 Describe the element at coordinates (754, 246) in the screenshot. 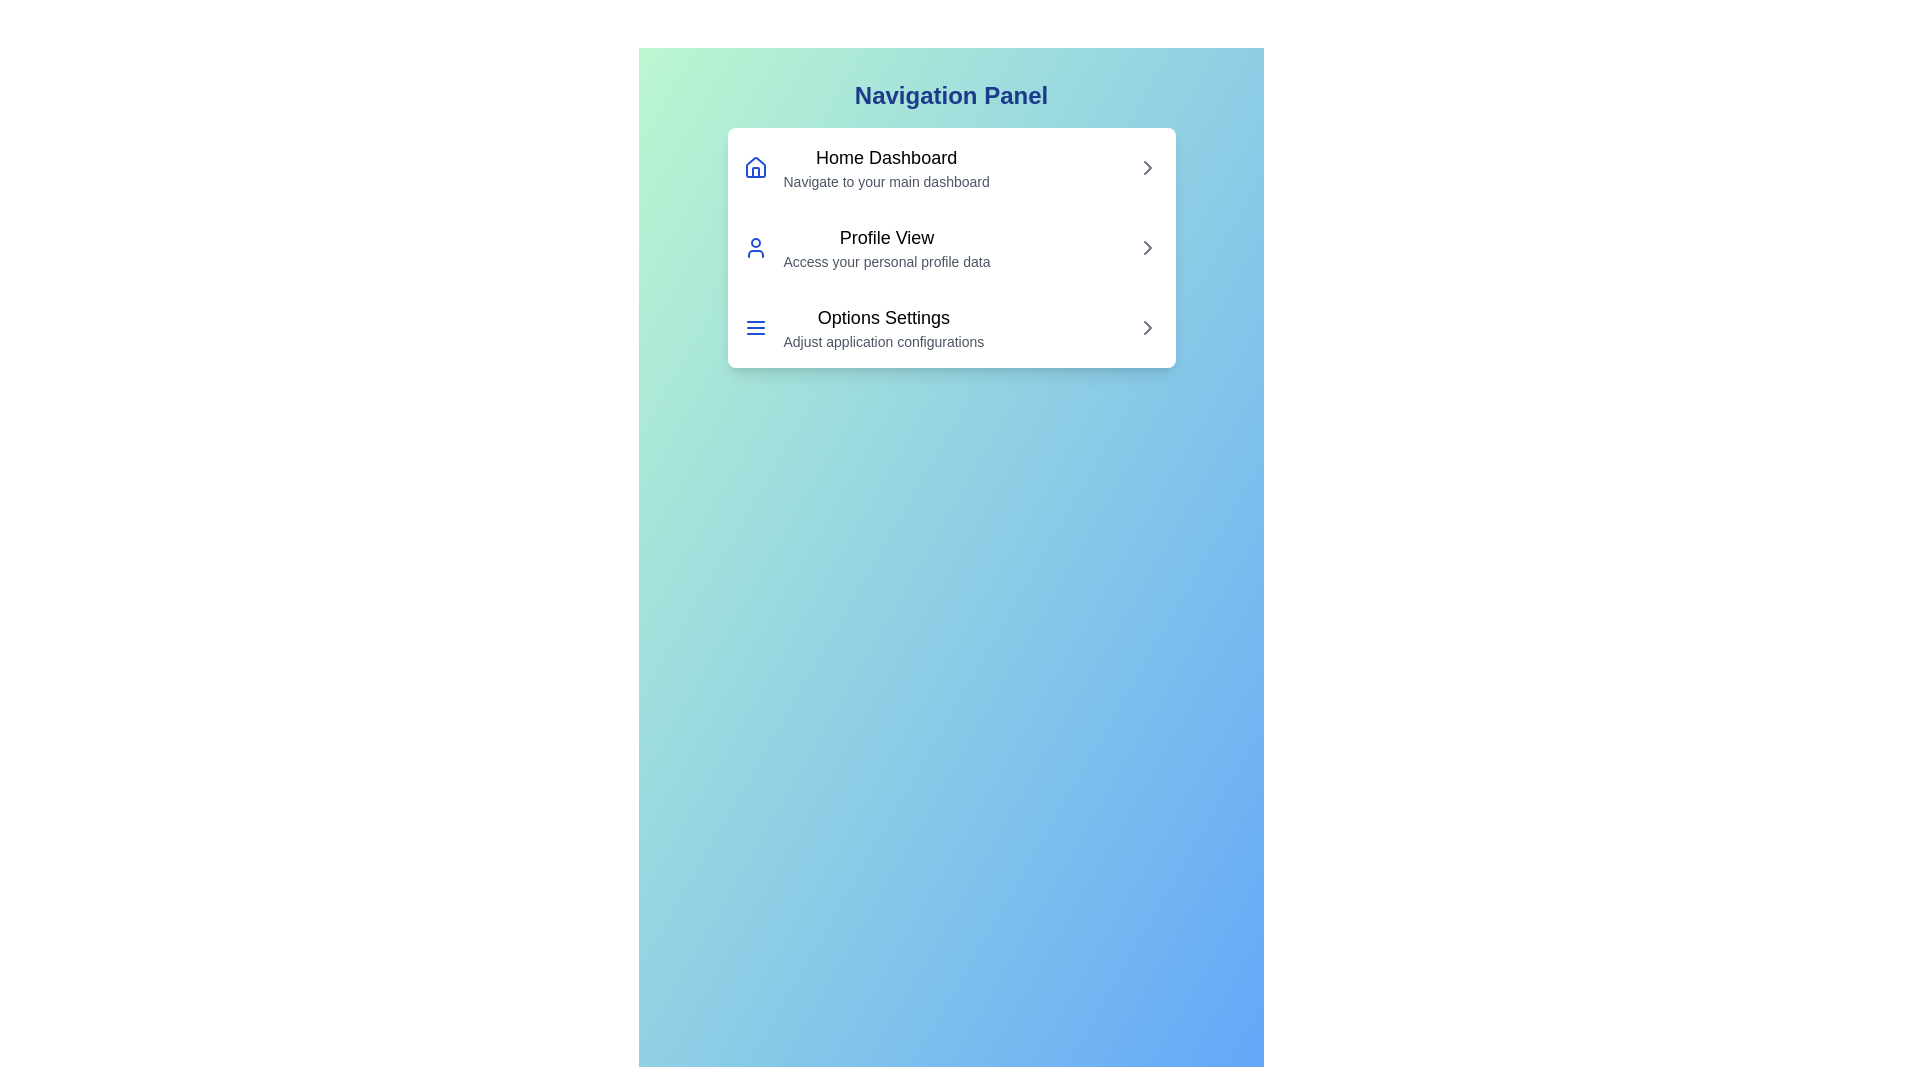

I see `icon of the menu item Profile View` at that location.